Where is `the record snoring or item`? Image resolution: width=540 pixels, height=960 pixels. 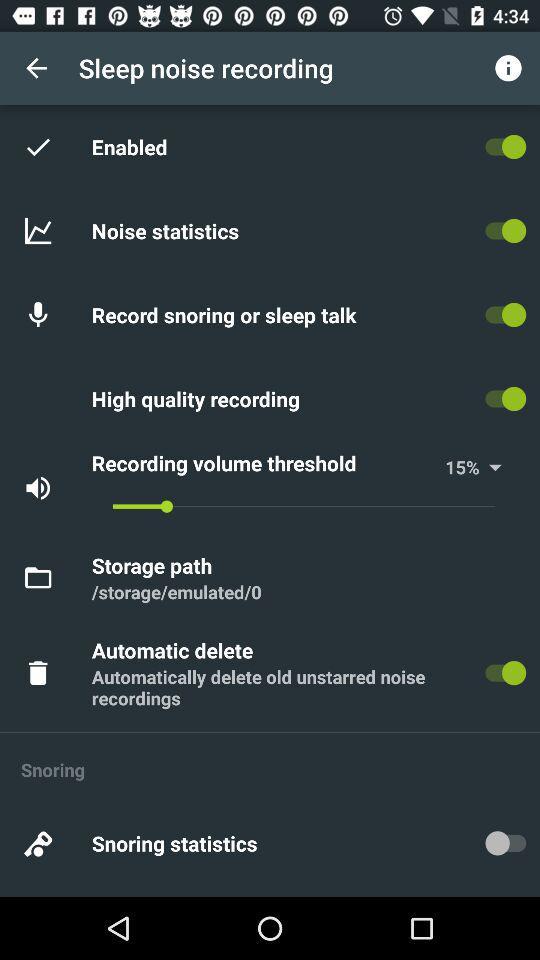
the record snoring or item is located at coordinates (226, 314).